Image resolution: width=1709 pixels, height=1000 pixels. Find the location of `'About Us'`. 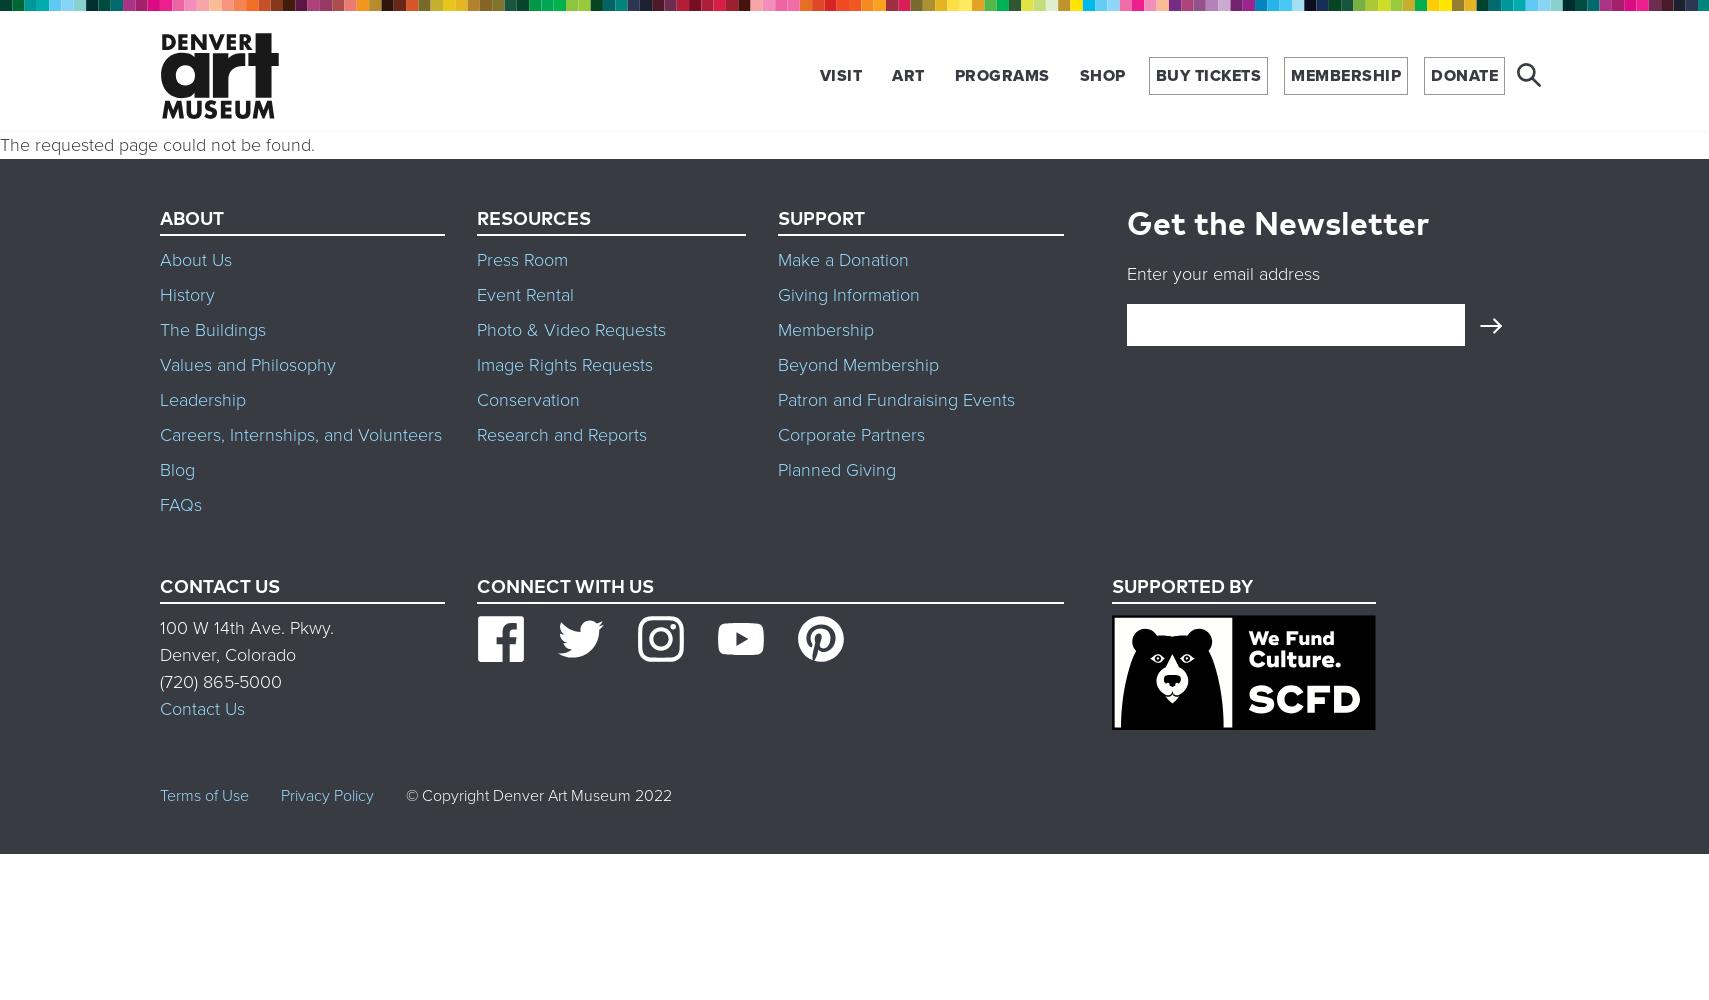

'About Us' is located at coordinates (195, 259).